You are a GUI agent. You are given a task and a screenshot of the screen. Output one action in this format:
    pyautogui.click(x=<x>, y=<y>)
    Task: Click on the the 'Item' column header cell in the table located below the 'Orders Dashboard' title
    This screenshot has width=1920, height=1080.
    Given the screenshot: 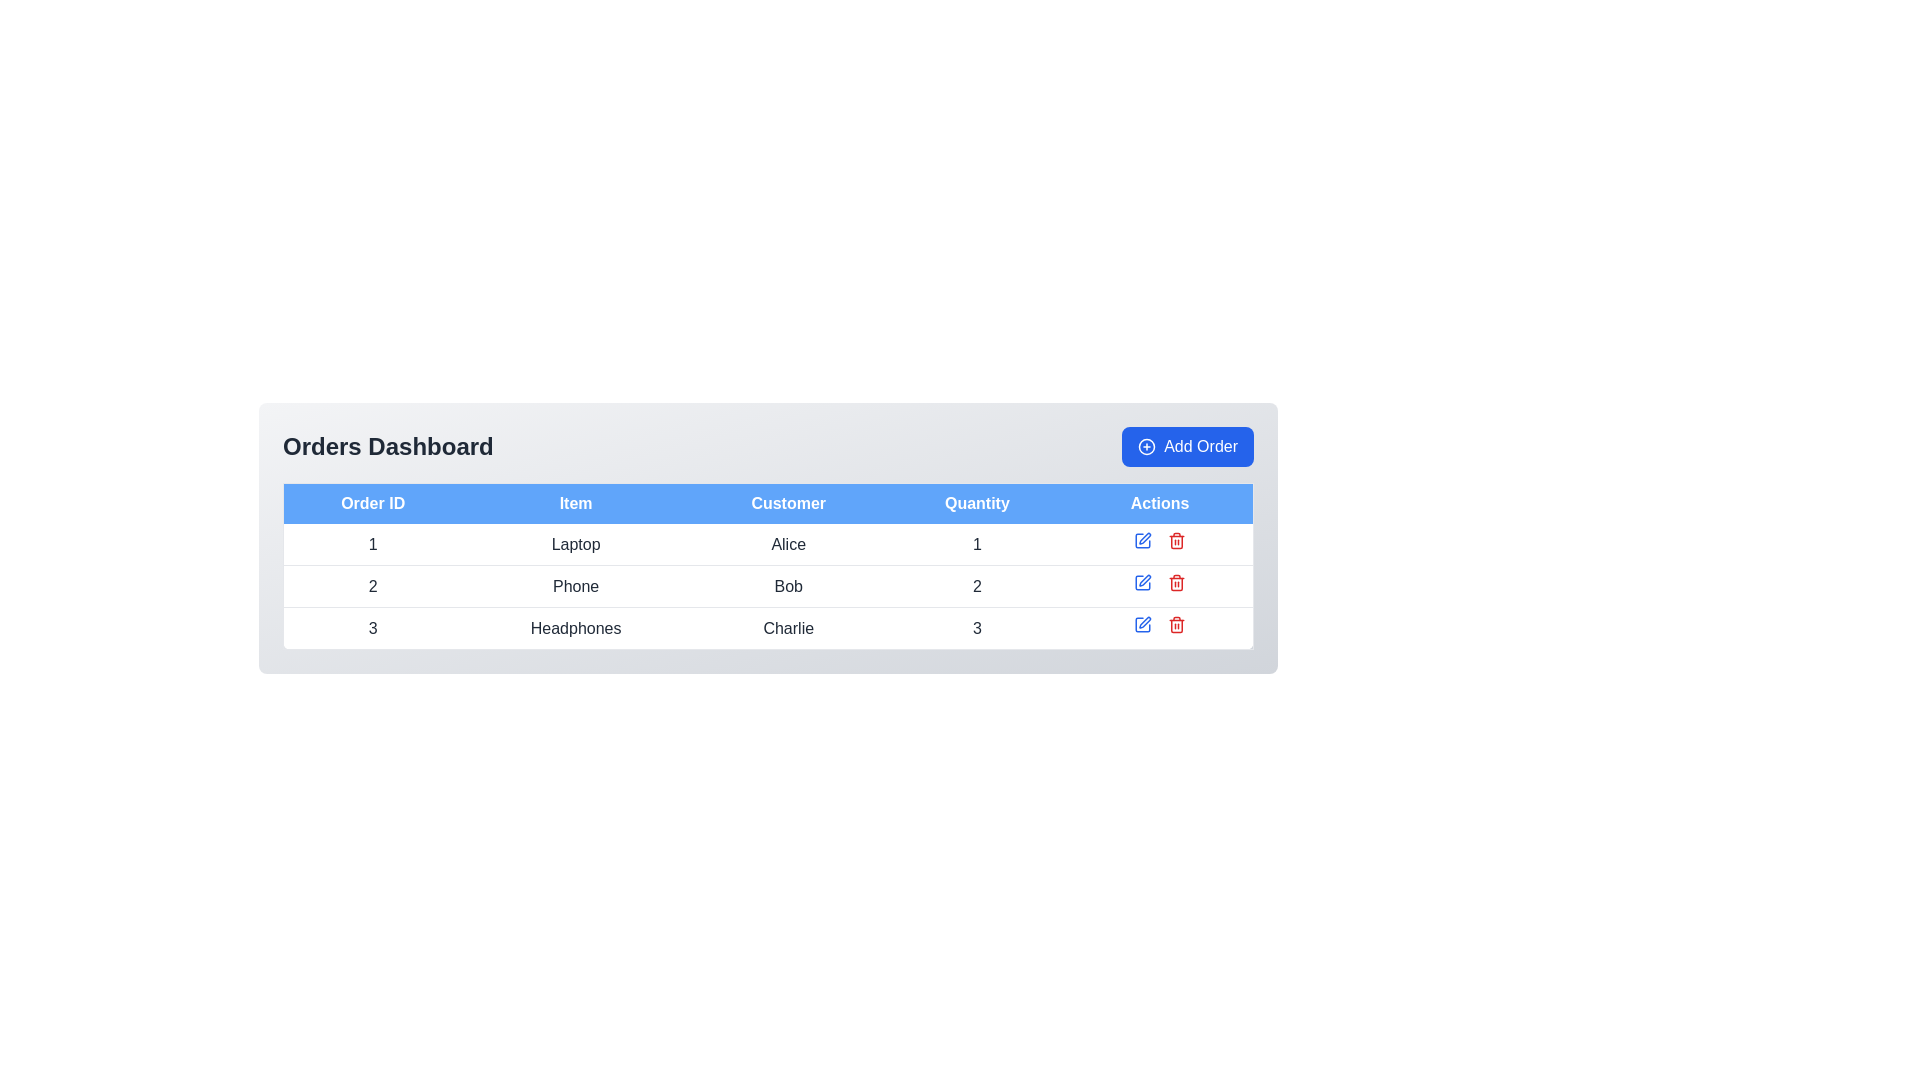 What is the action you would take?
    pyautogui.click(x=575, y=502)
    